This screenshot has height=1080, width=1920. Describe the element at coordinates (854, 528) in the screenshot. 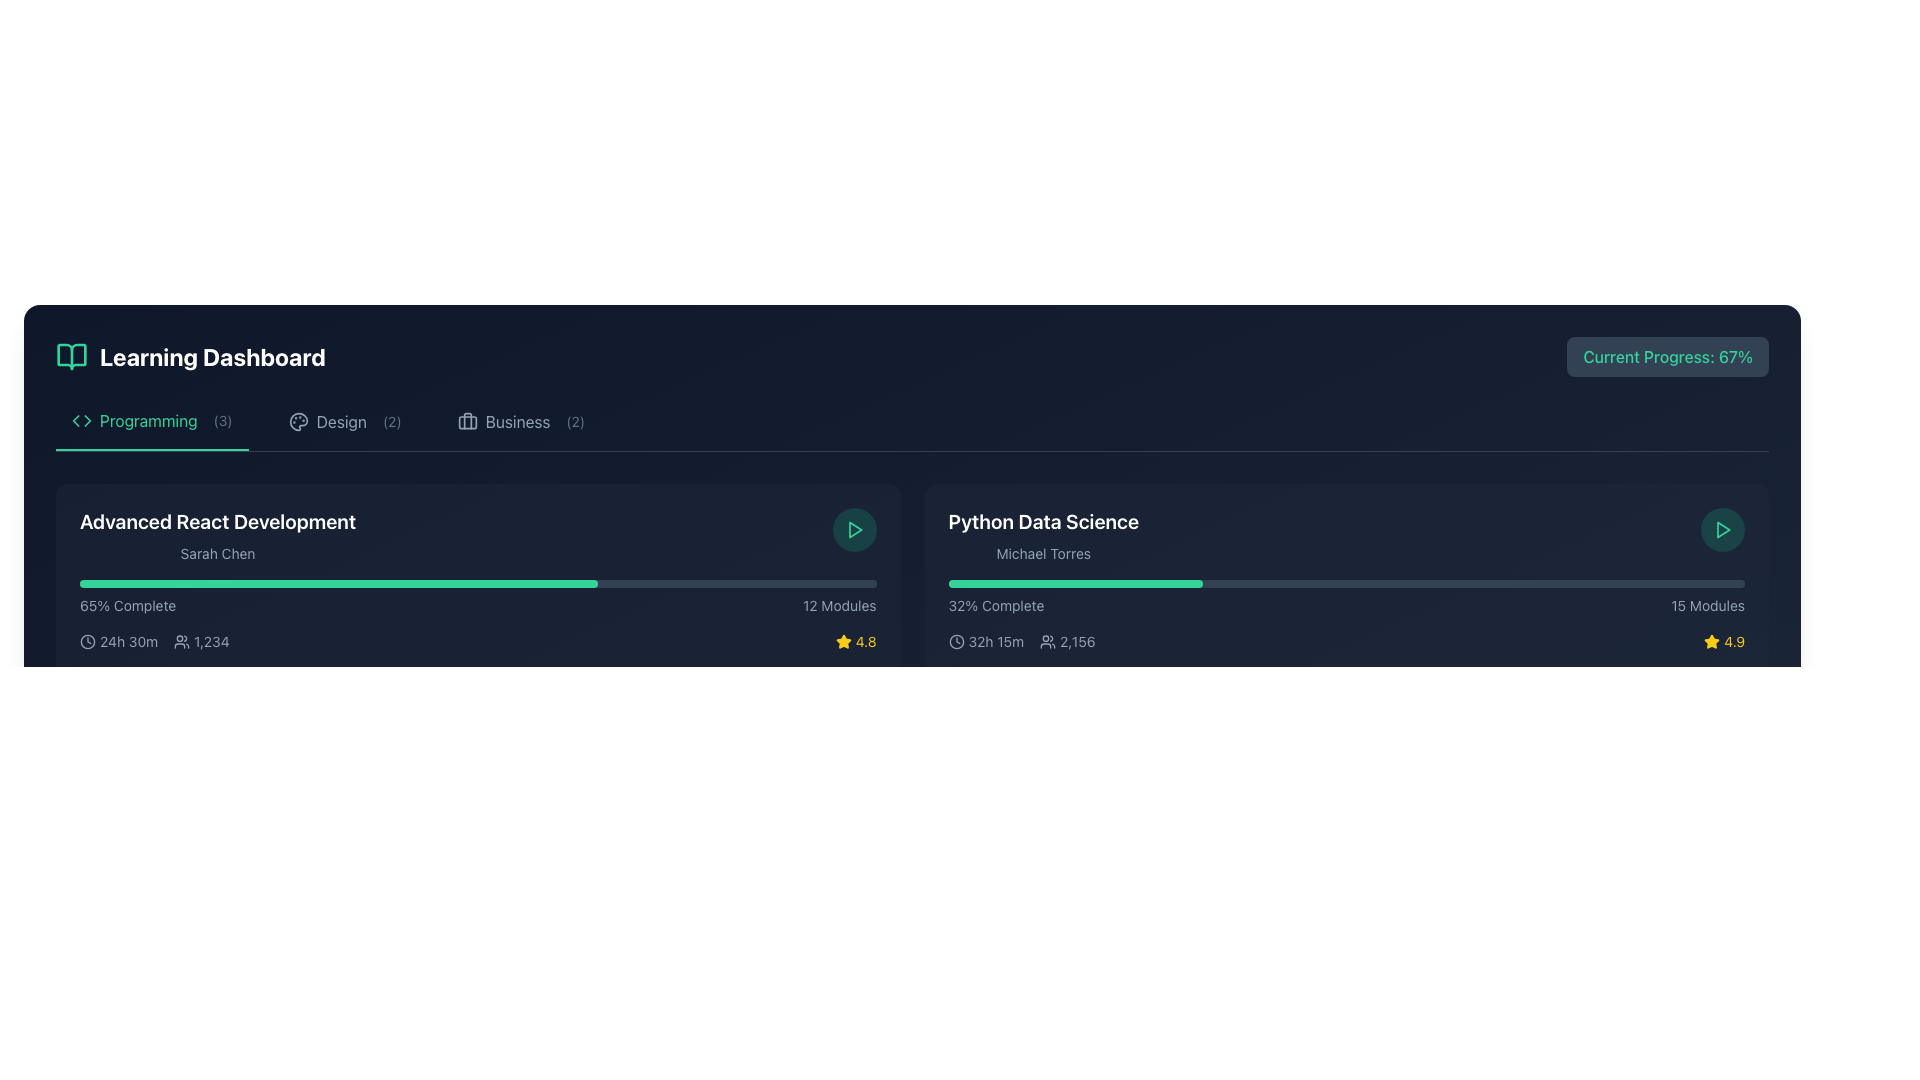

I see `the play button located in the middle-right corner of the 'Python Data Science' card section` at that location.